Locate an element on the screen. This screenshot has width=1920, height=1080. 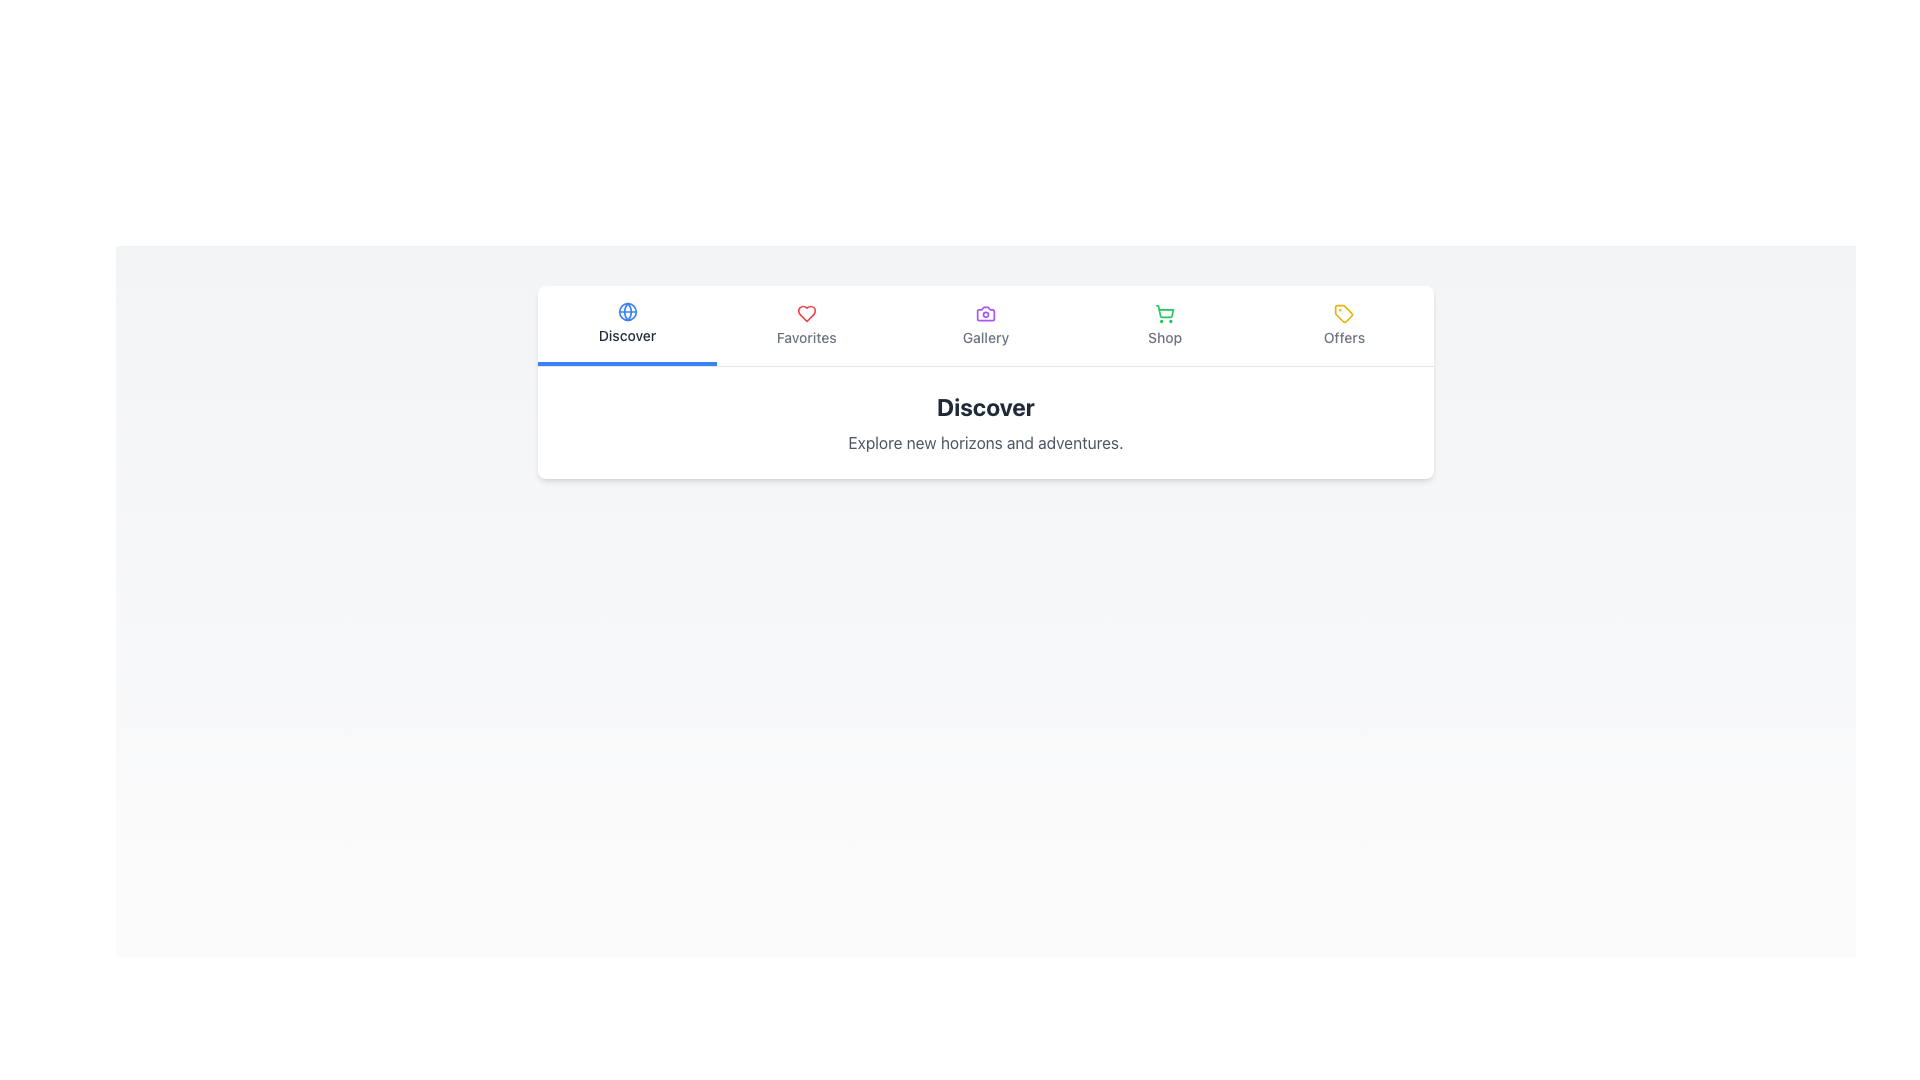
the 'Discover' text label located directly under the globe icon in the navigation section at the center-top of the interface is located at coordinates (626, 334).